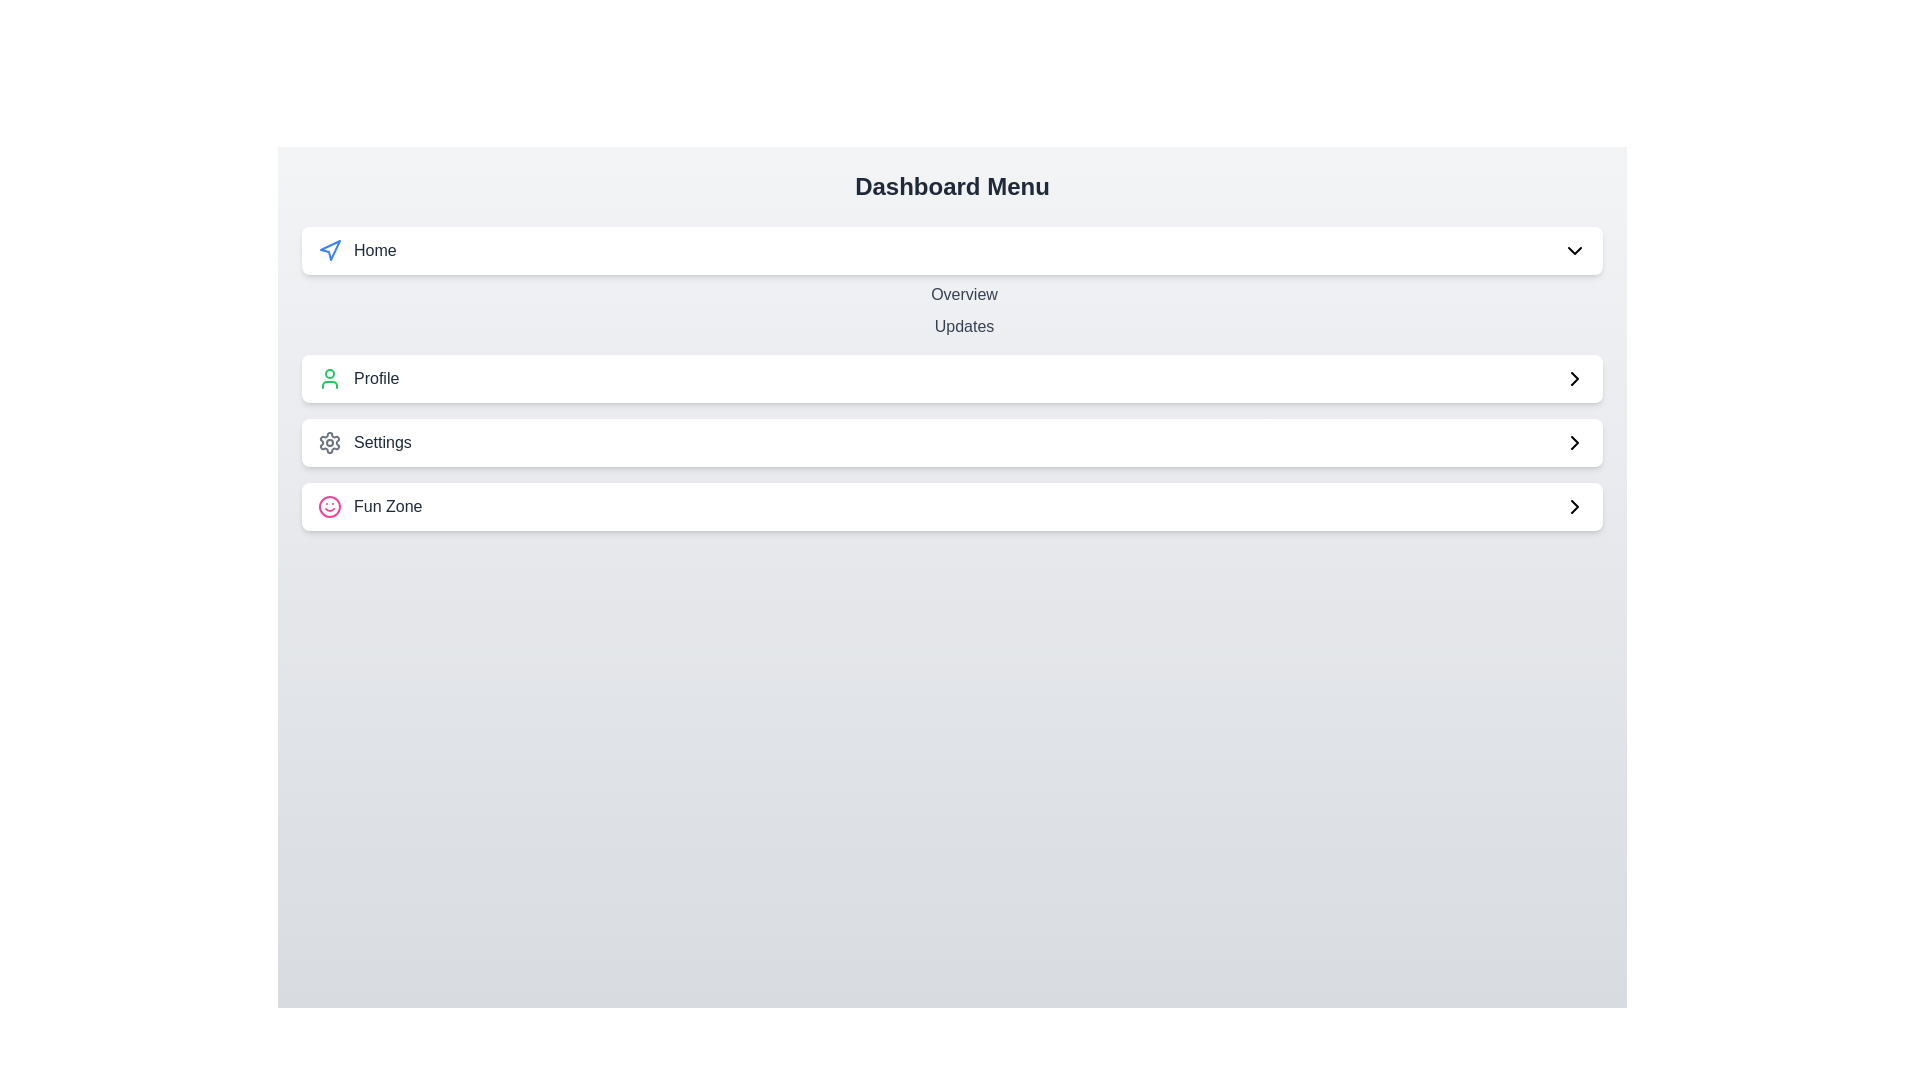  I want to click on the 'Profile' text label within the navigation menu, so click(358, 378).